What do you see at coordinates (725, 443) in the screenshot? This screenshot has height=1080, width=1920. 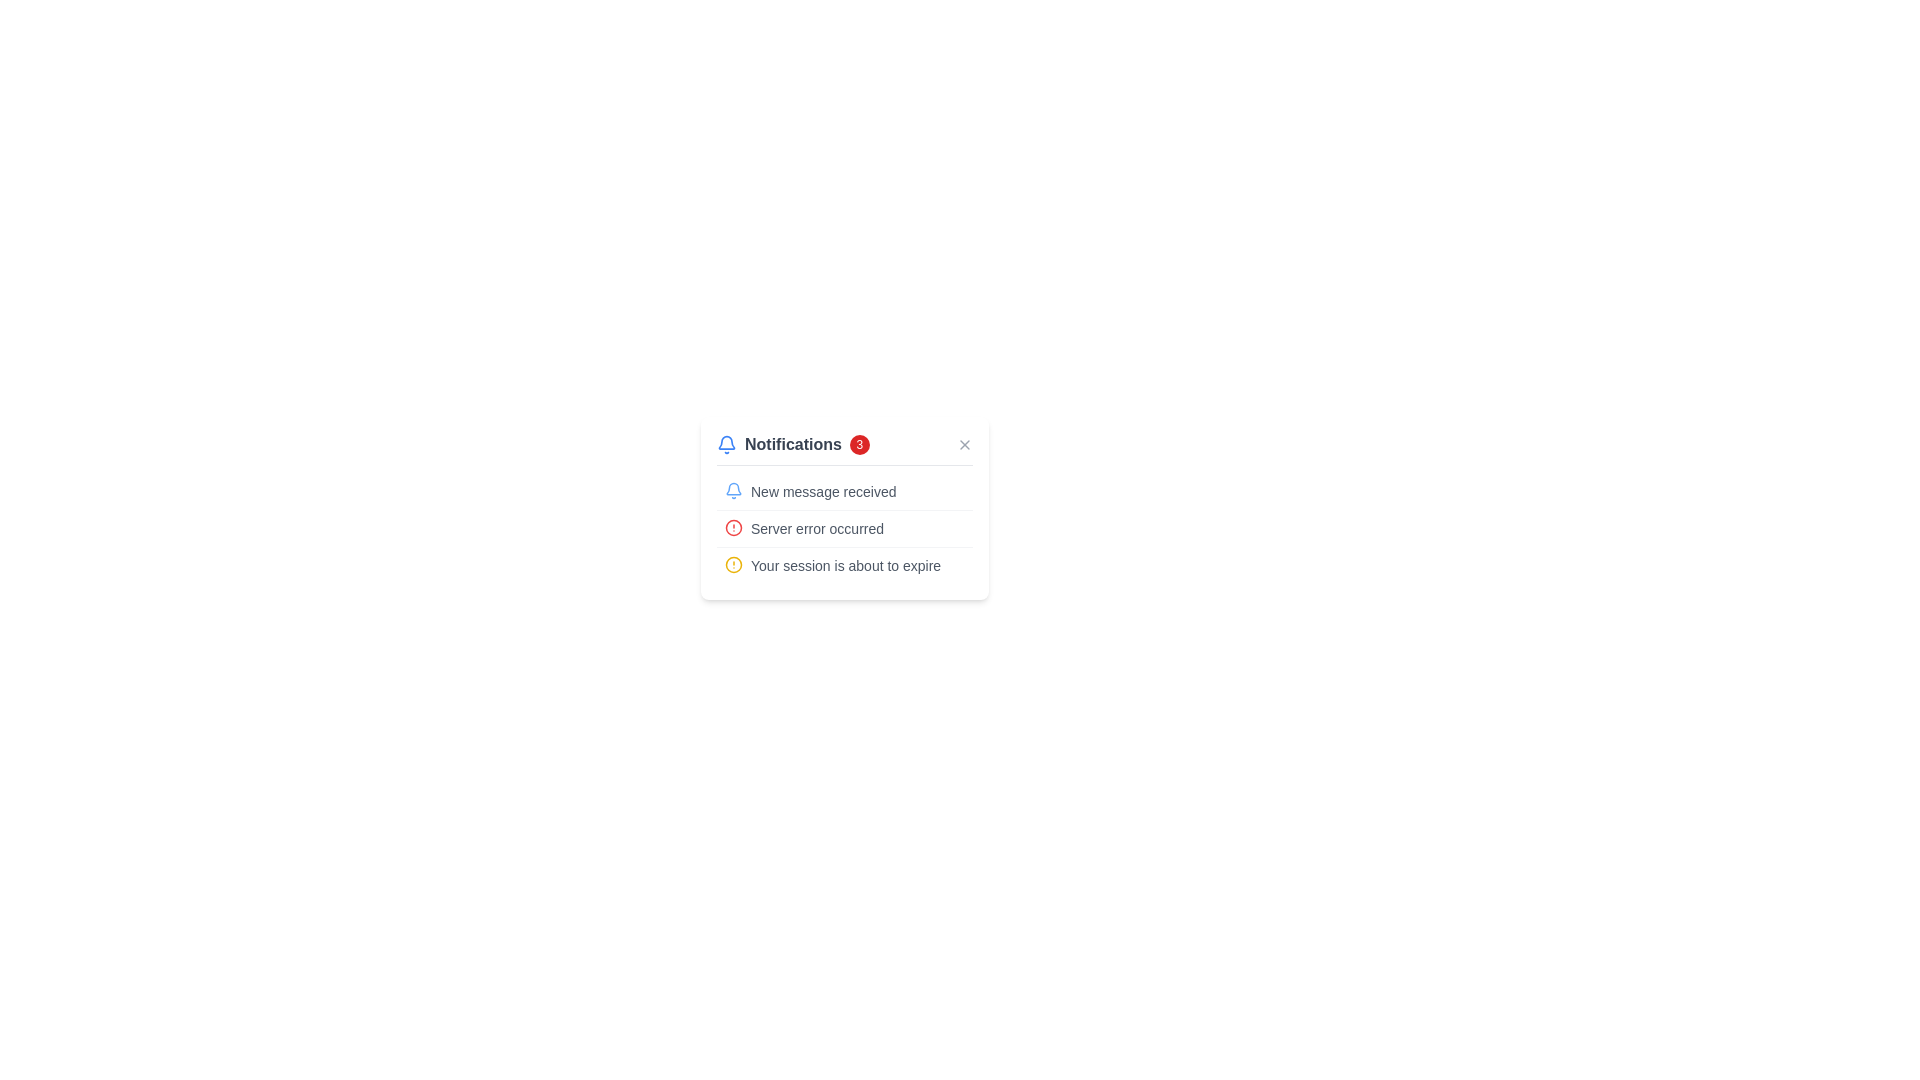 I see `the blue notification bell icon` at bounding box center [725, 443].